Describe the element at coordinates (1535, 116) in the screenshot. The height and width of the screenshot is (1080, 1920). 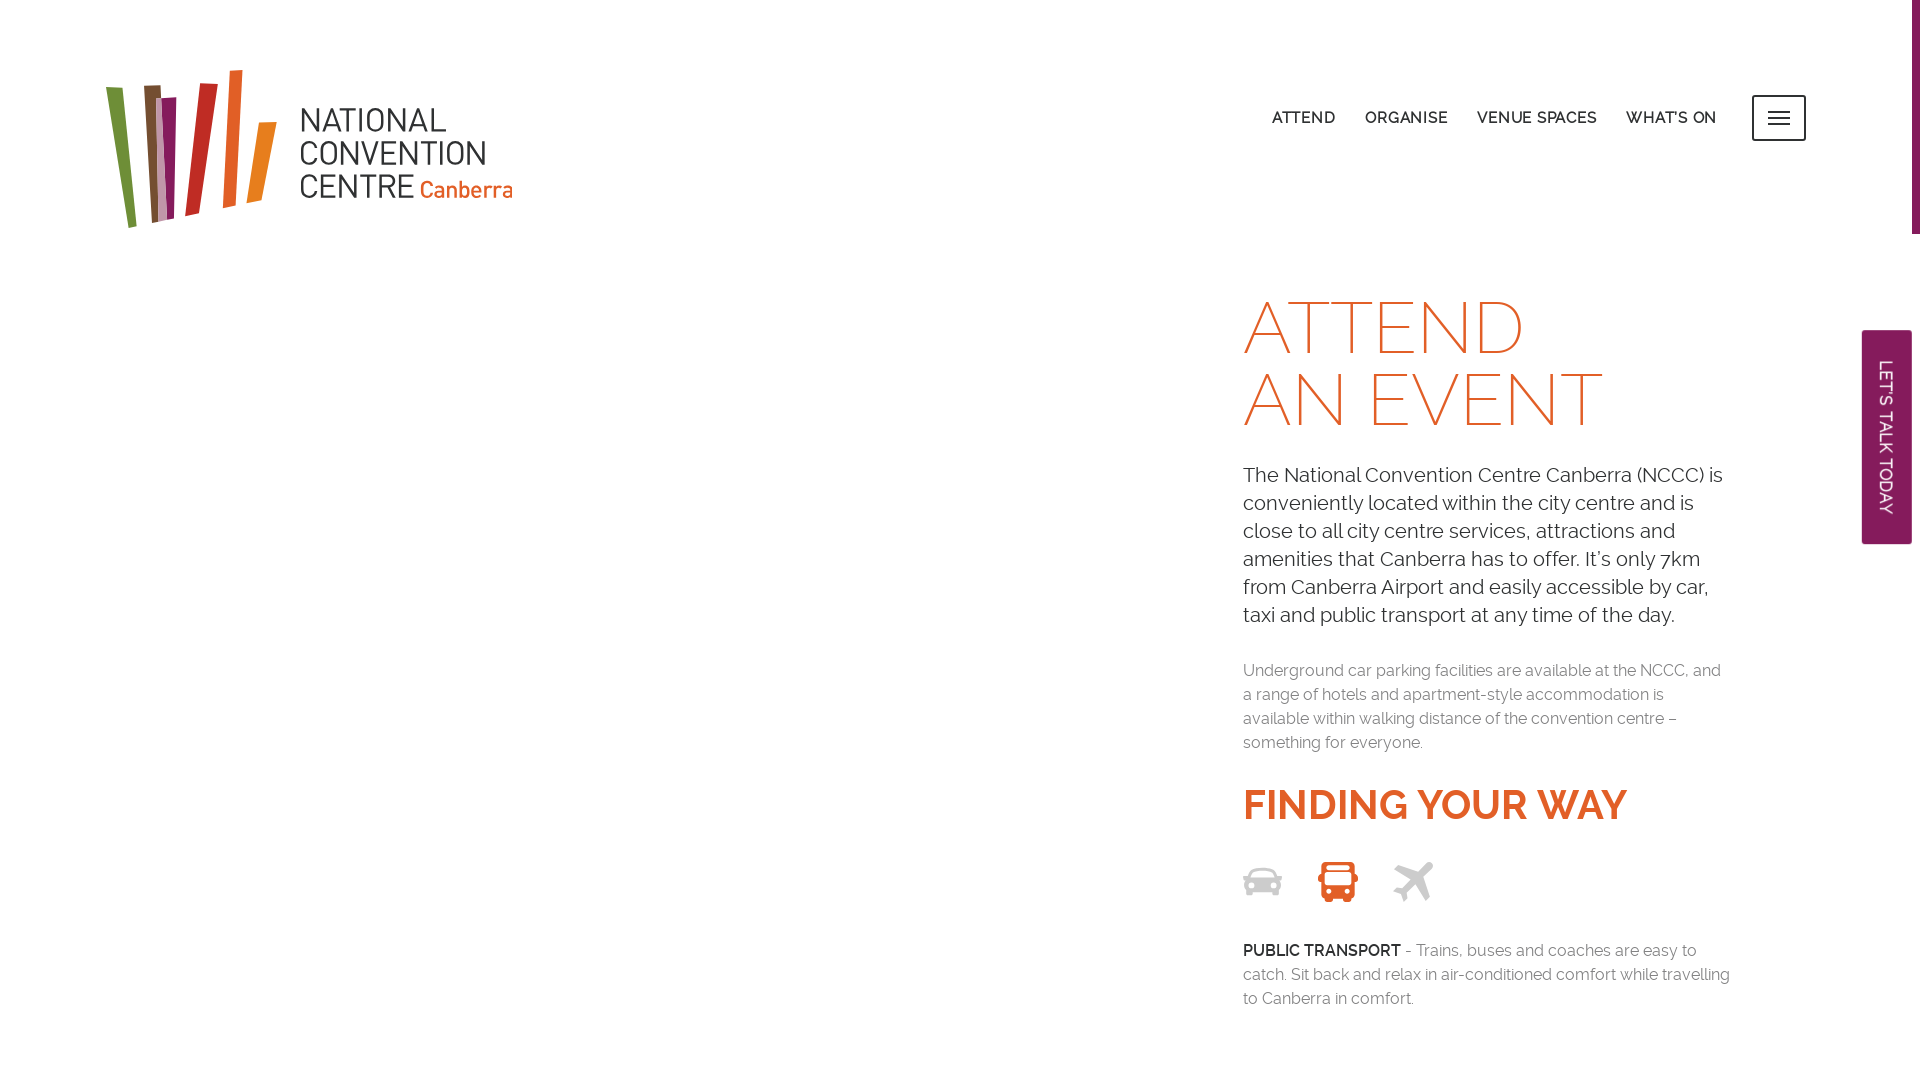
I see `'VENUE SPACES'` at that location.